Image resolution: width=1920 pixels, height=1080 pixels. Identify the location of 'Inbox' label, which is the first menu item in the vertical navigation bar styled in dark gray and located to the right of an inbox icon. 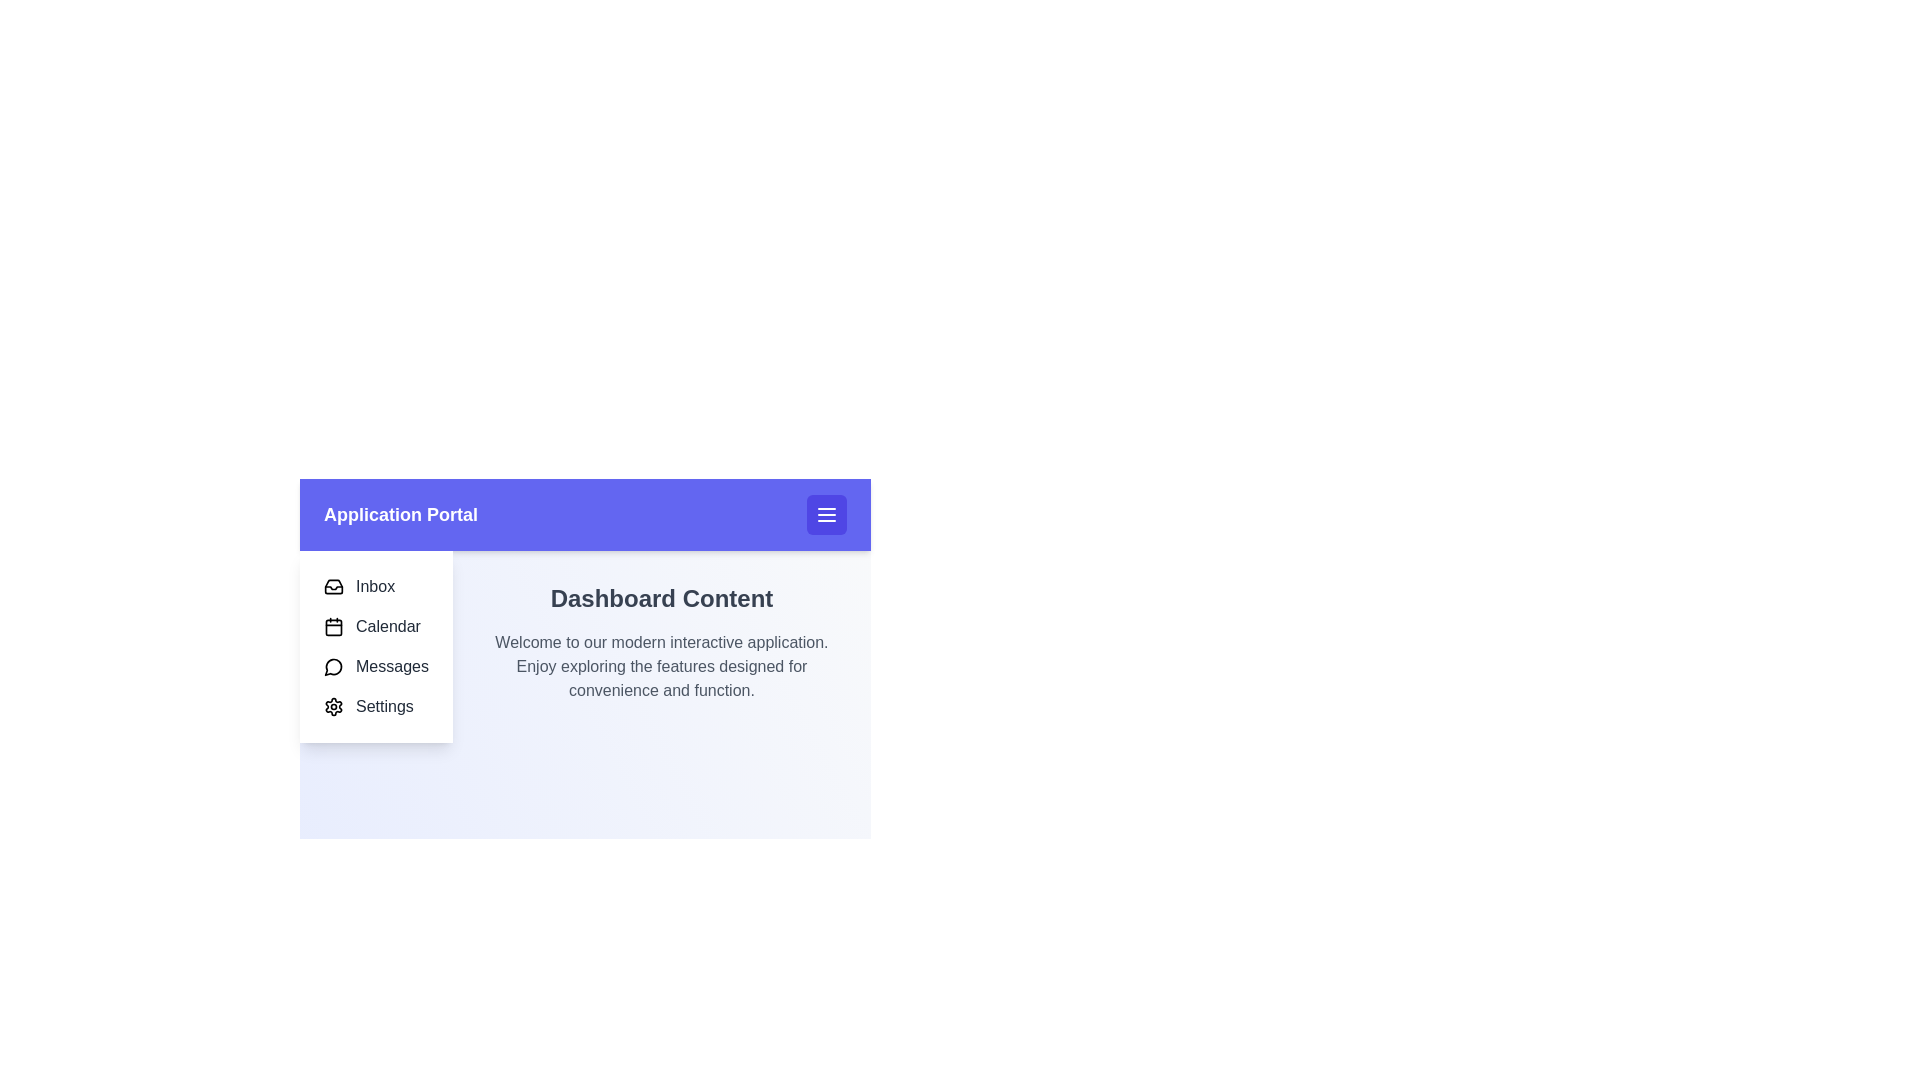
(375, 585).